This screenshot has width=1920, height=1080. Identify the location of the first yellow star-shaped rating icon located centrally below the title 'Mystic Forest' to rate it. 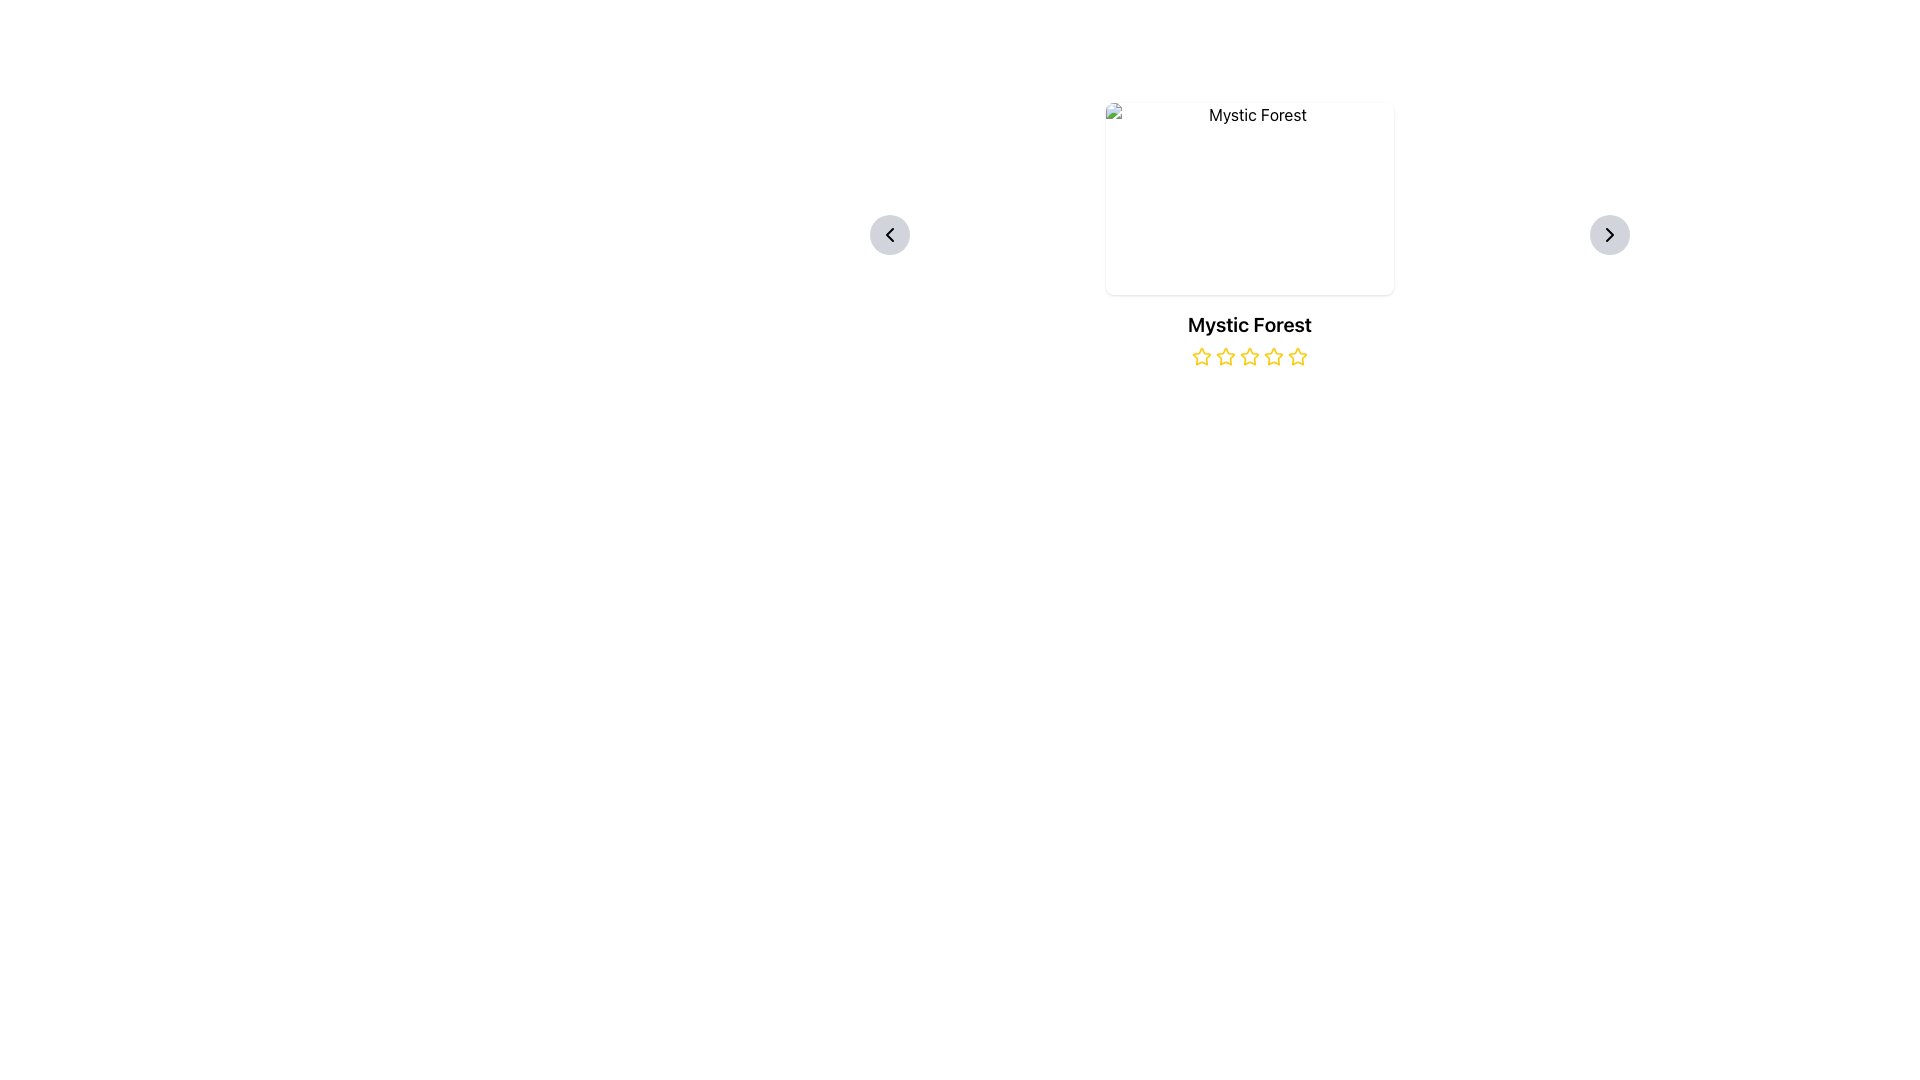
(1200, 356).